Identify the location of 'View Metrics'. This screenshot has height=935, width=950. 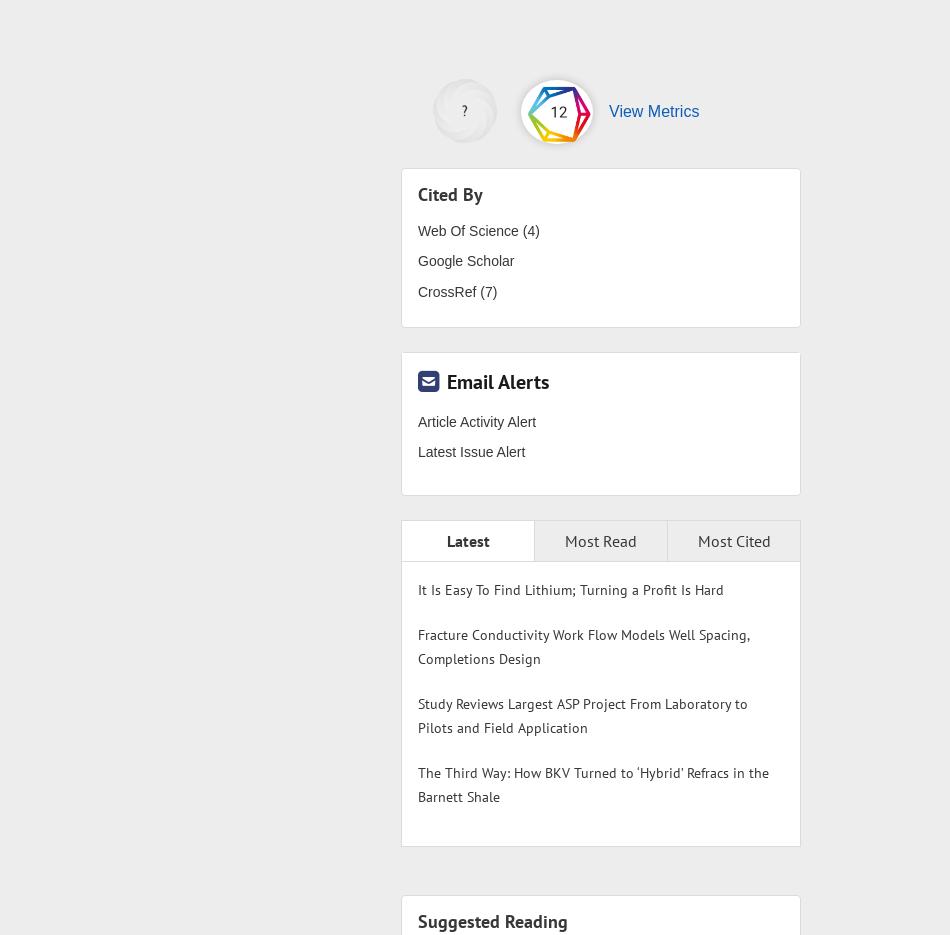
(653, 109).